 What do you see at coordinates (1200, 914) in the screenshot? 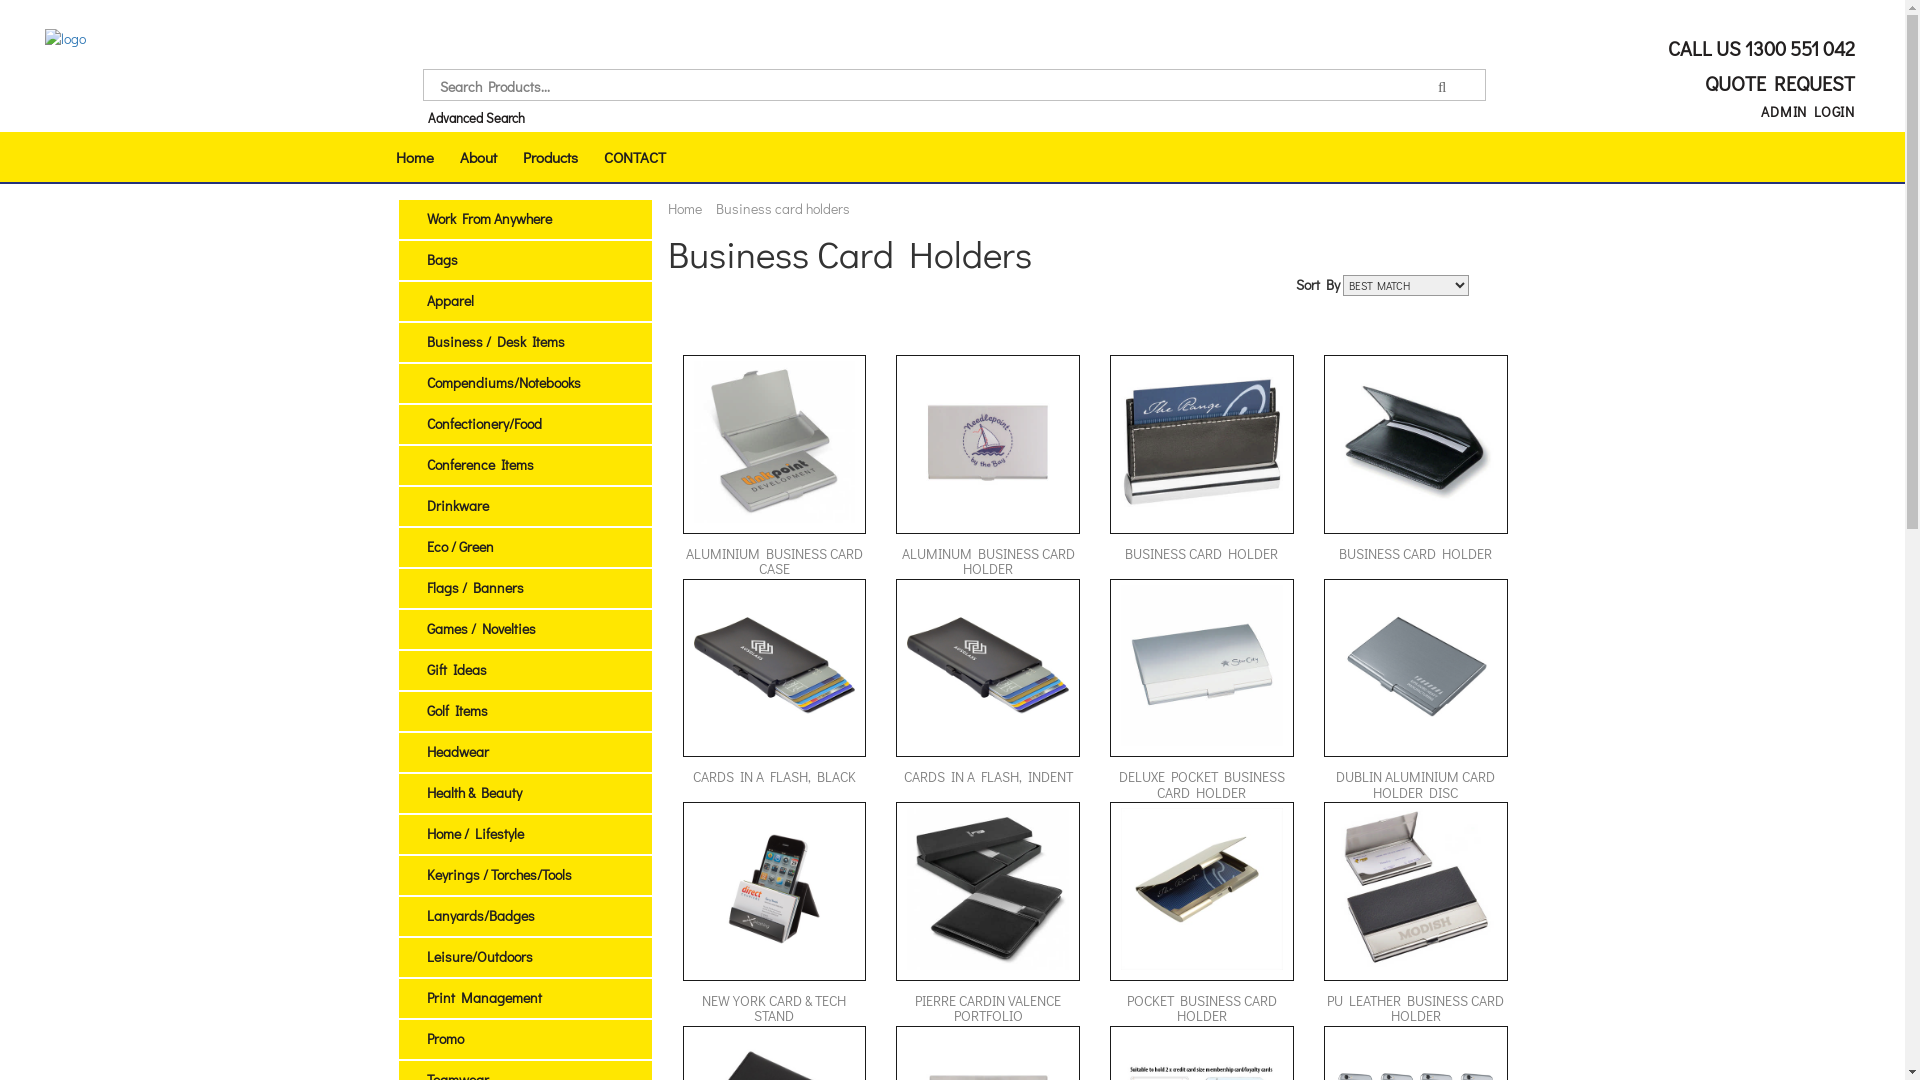
I see `'POCKET BUSINESS CARD HOLDER'` at bounding box center [1200, 914].